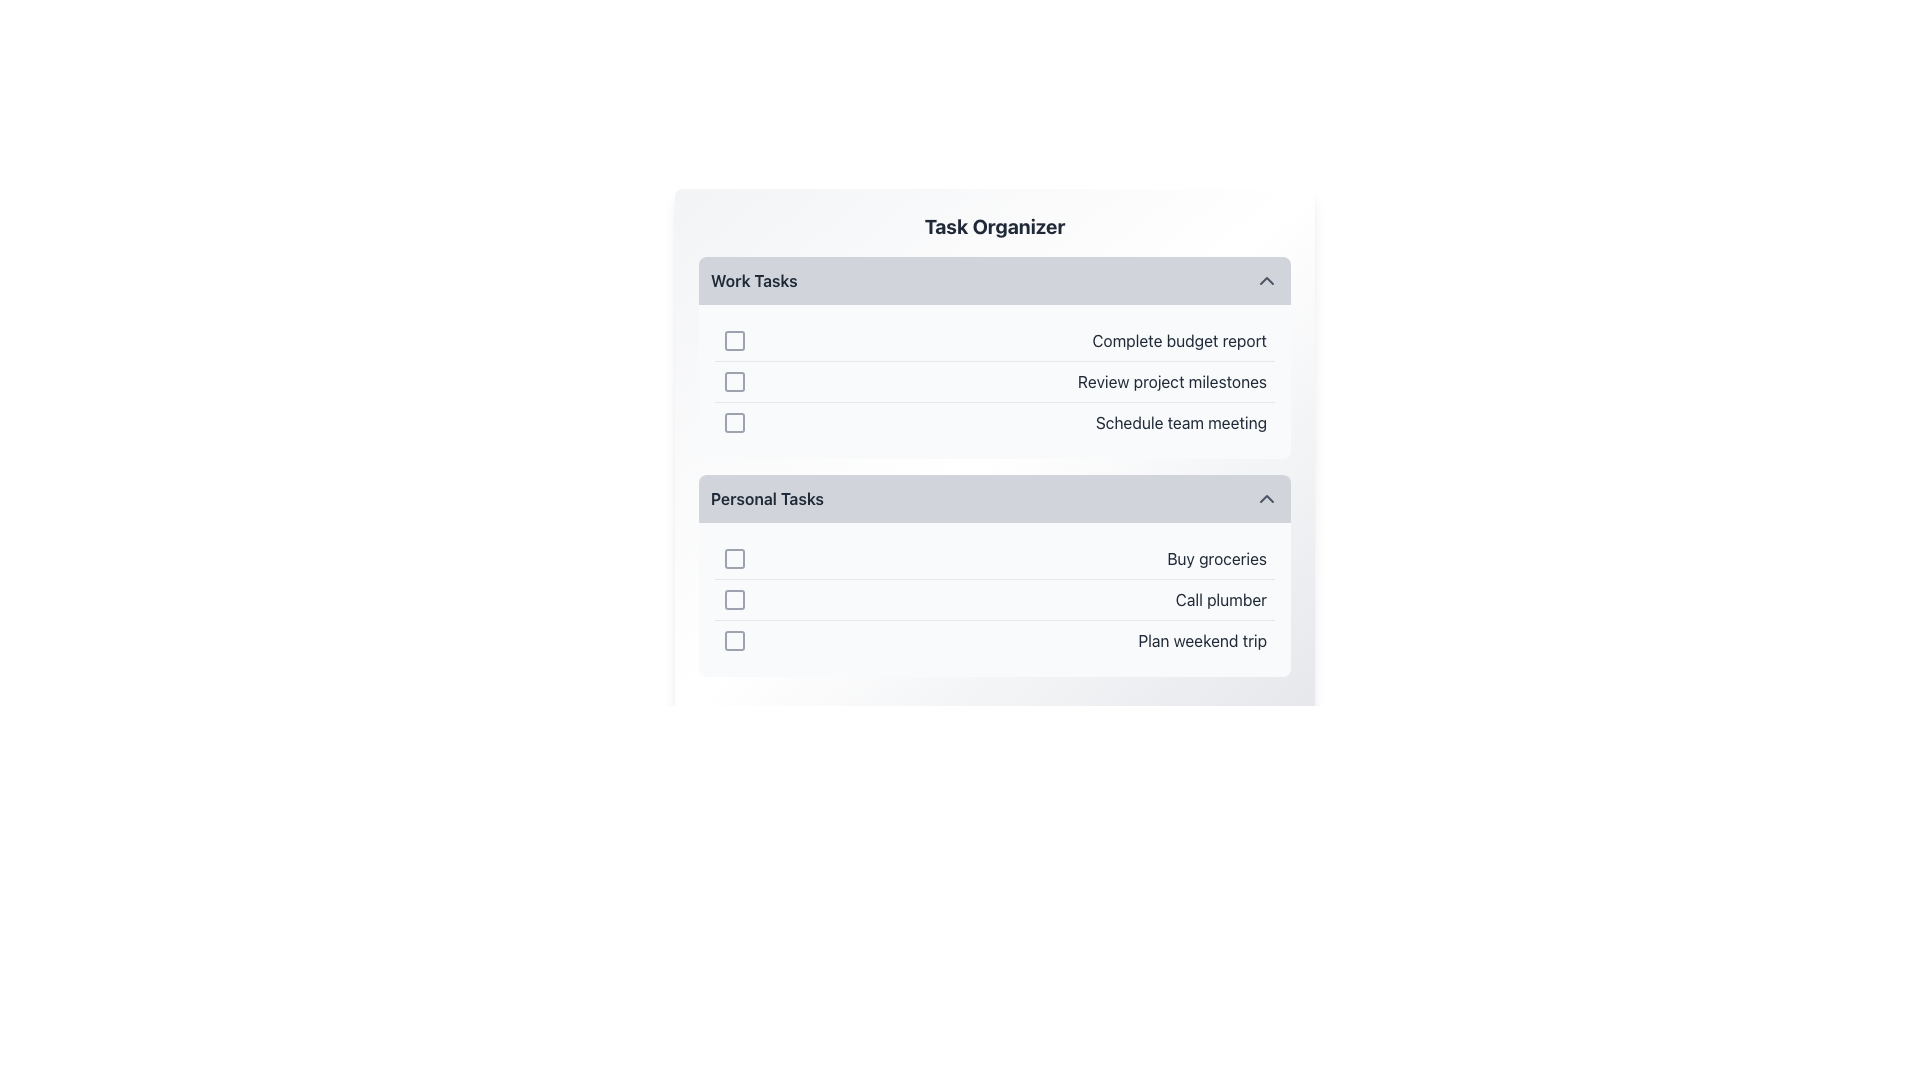 The height and width of the screenshot is (1080, 1920). What do you see at coordinates (733, 339) in the screenshot?
I see `the first checkbox in the 'Work Tasks' category to mark the task 'Complete budget report' as completed` at bounding box center [733, 339].